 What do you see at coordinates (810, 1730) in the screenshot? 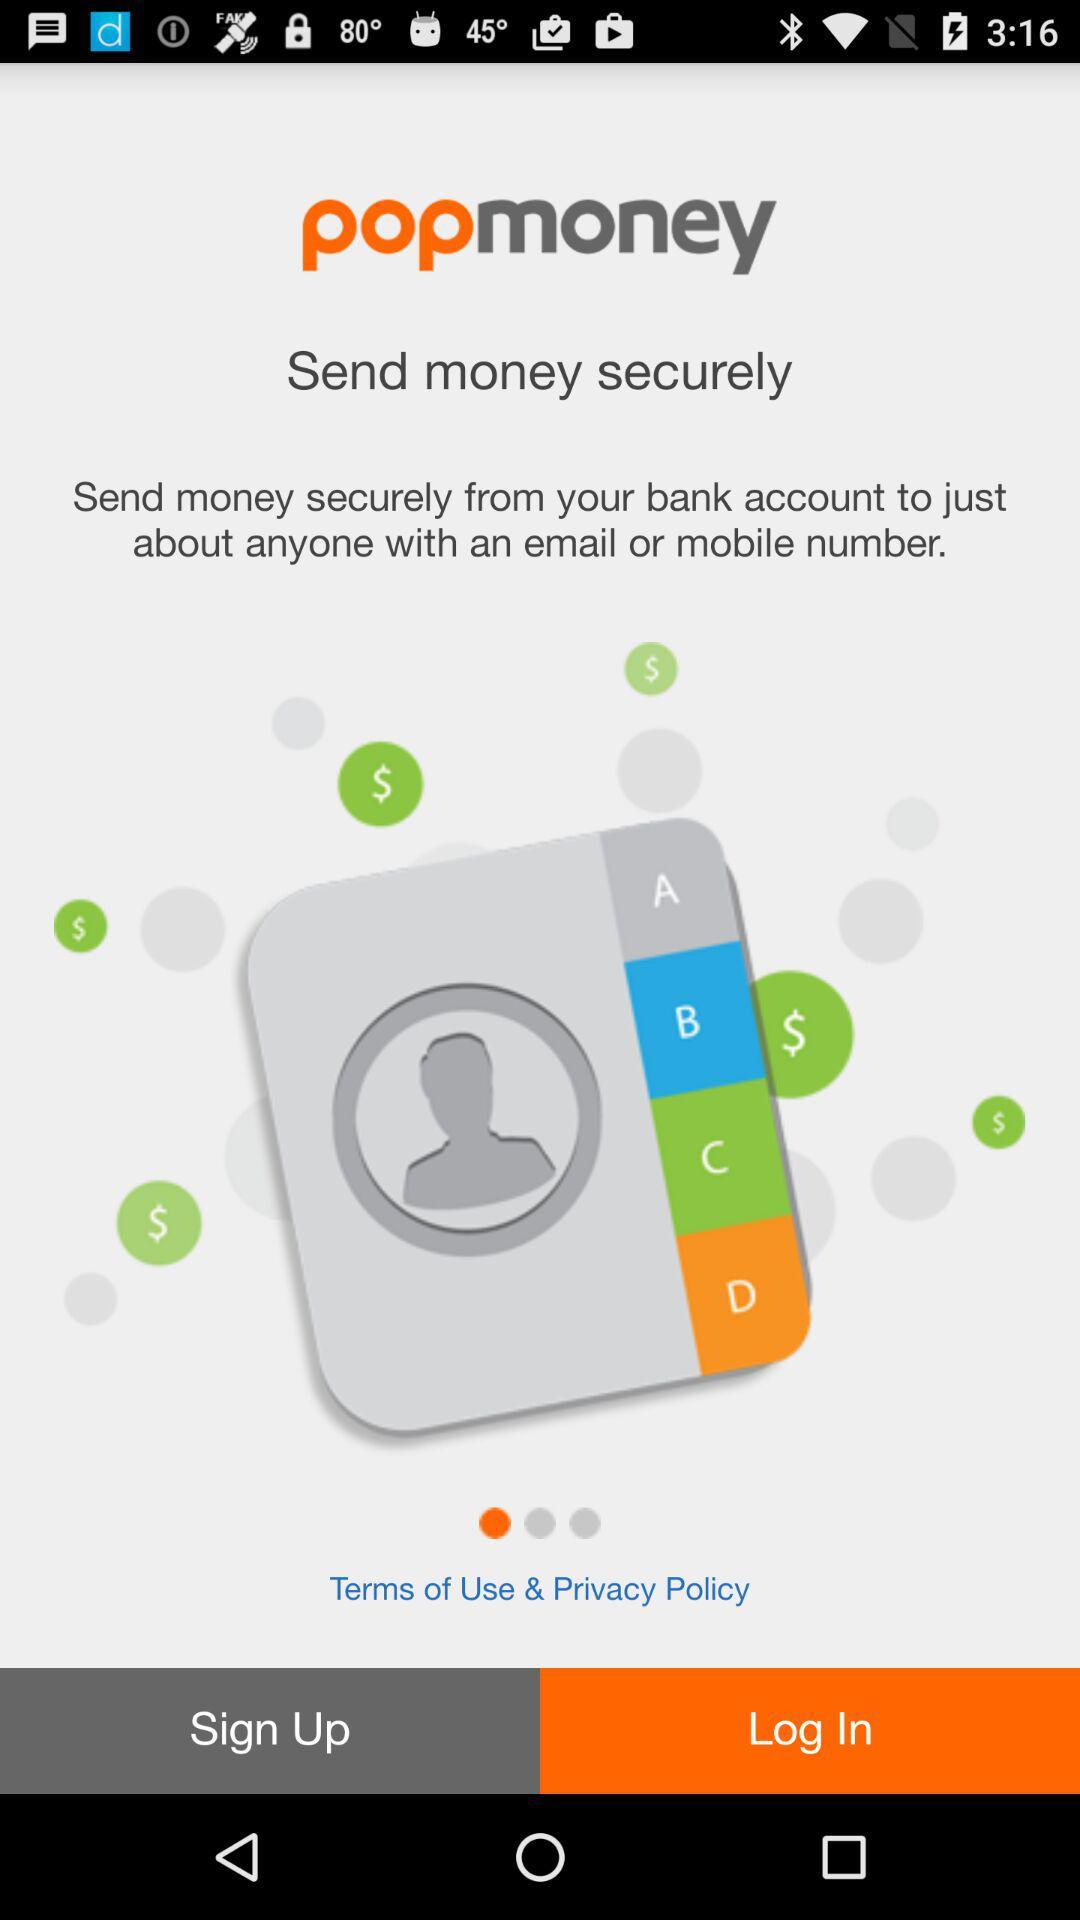
I see `icon to the right of the sign up` at bounding box center [810, 1730].